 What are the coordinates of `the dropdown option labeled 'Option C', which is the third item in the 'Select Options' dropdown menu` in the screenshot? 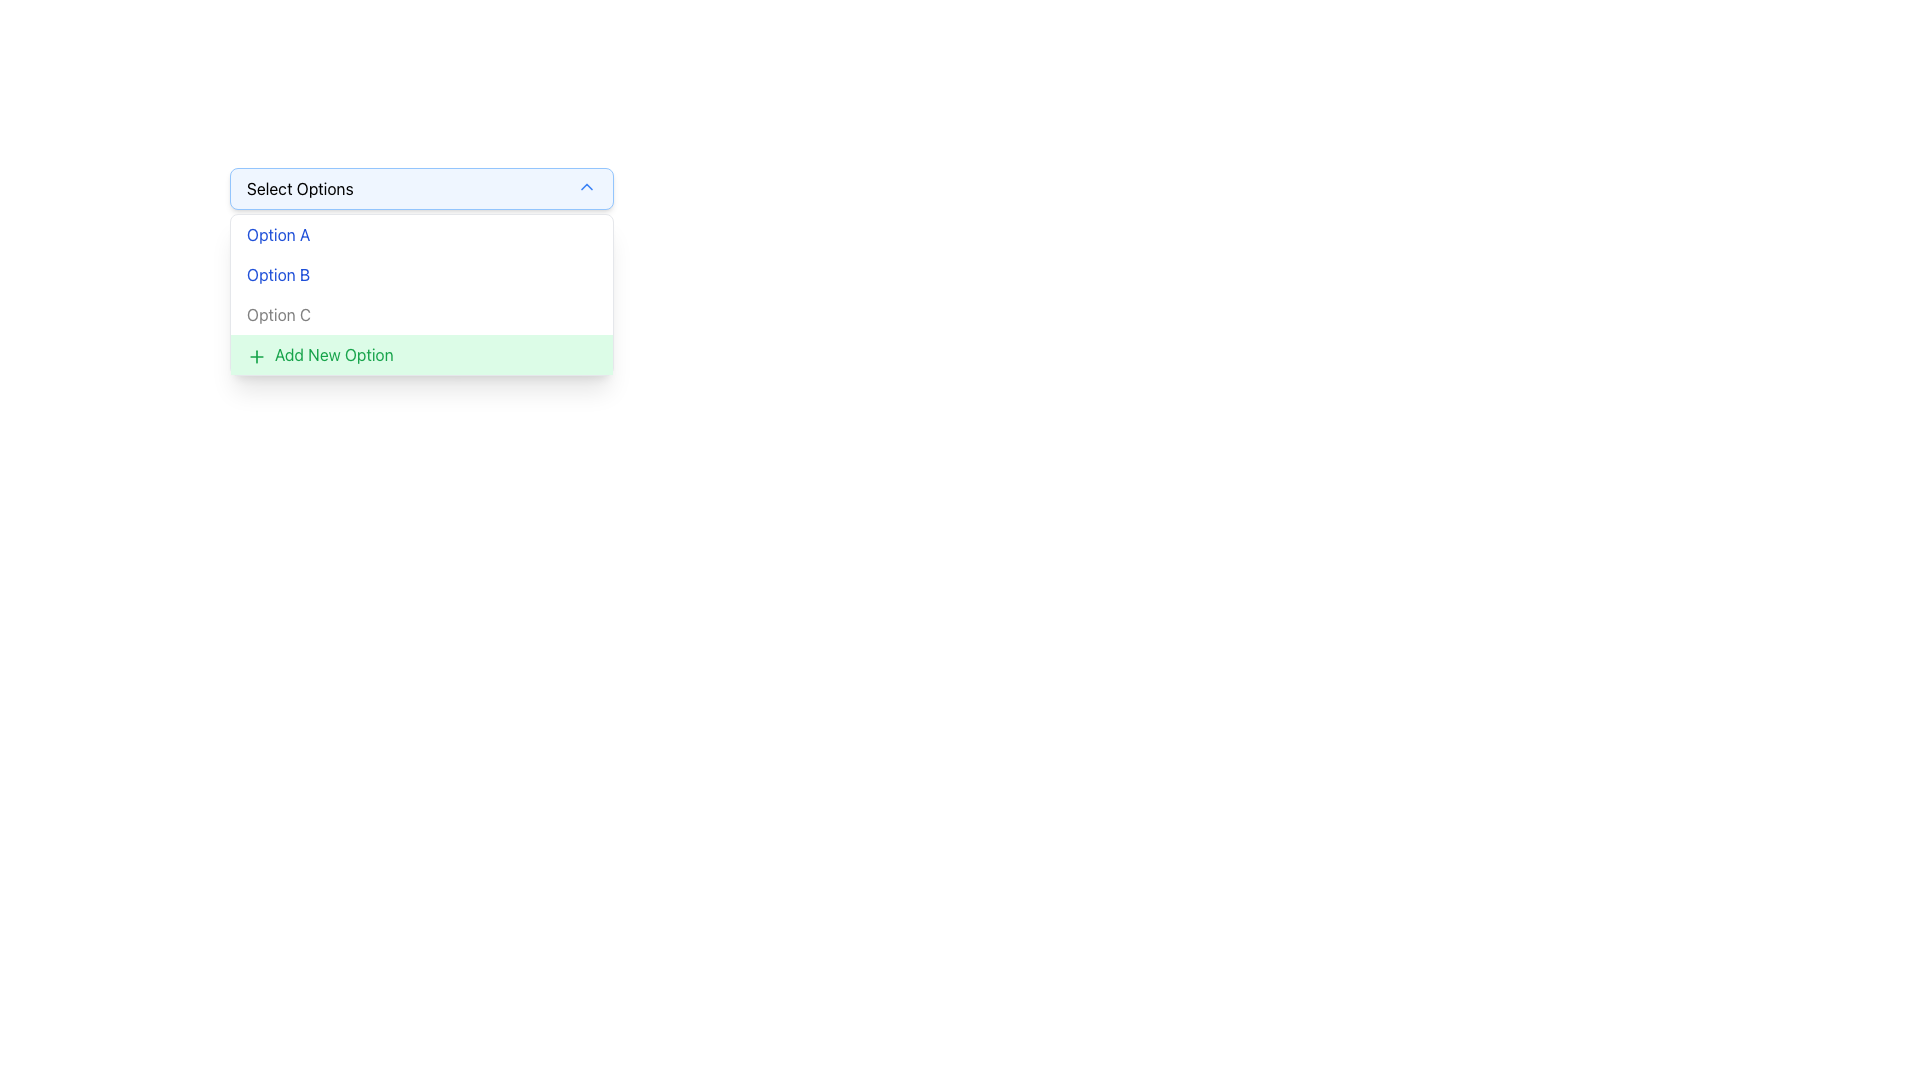 It's located at (277, 315).